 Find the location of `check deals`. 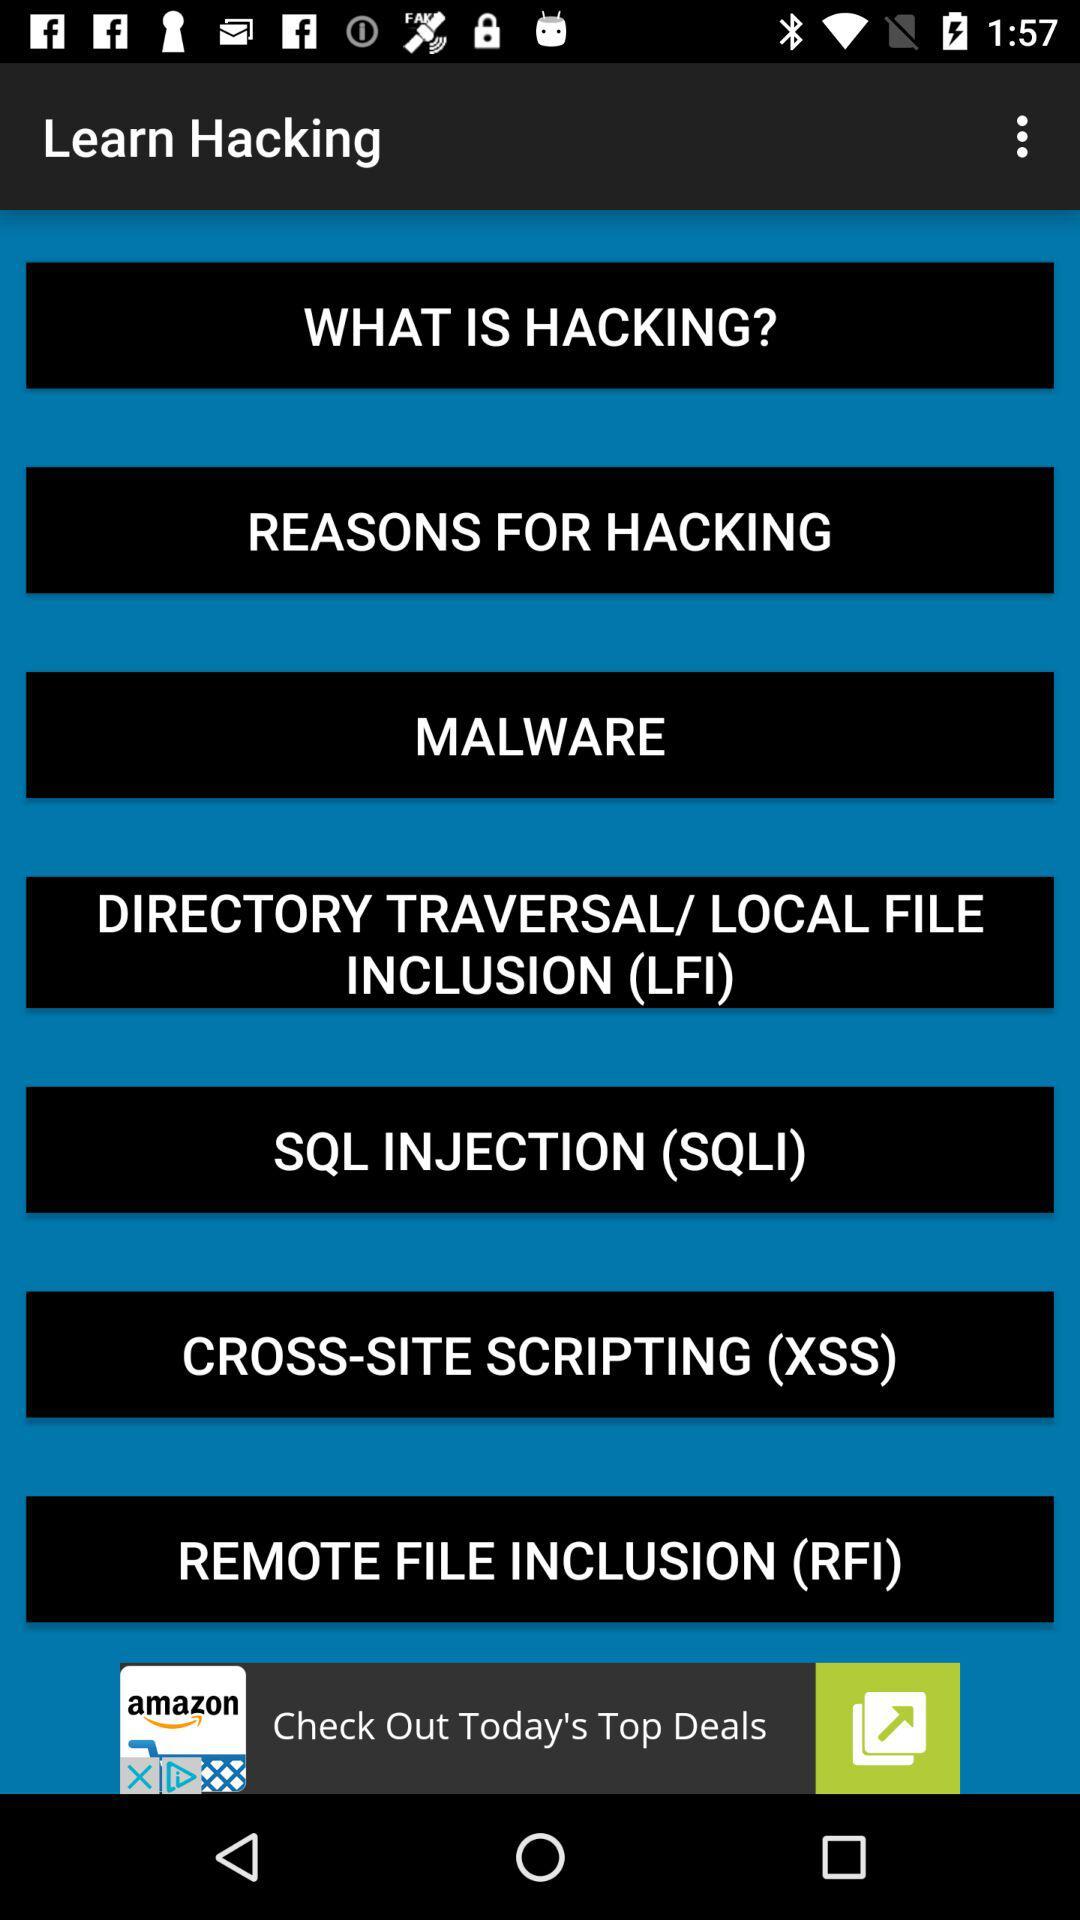

check deals is located at coordinates (540, 1727).